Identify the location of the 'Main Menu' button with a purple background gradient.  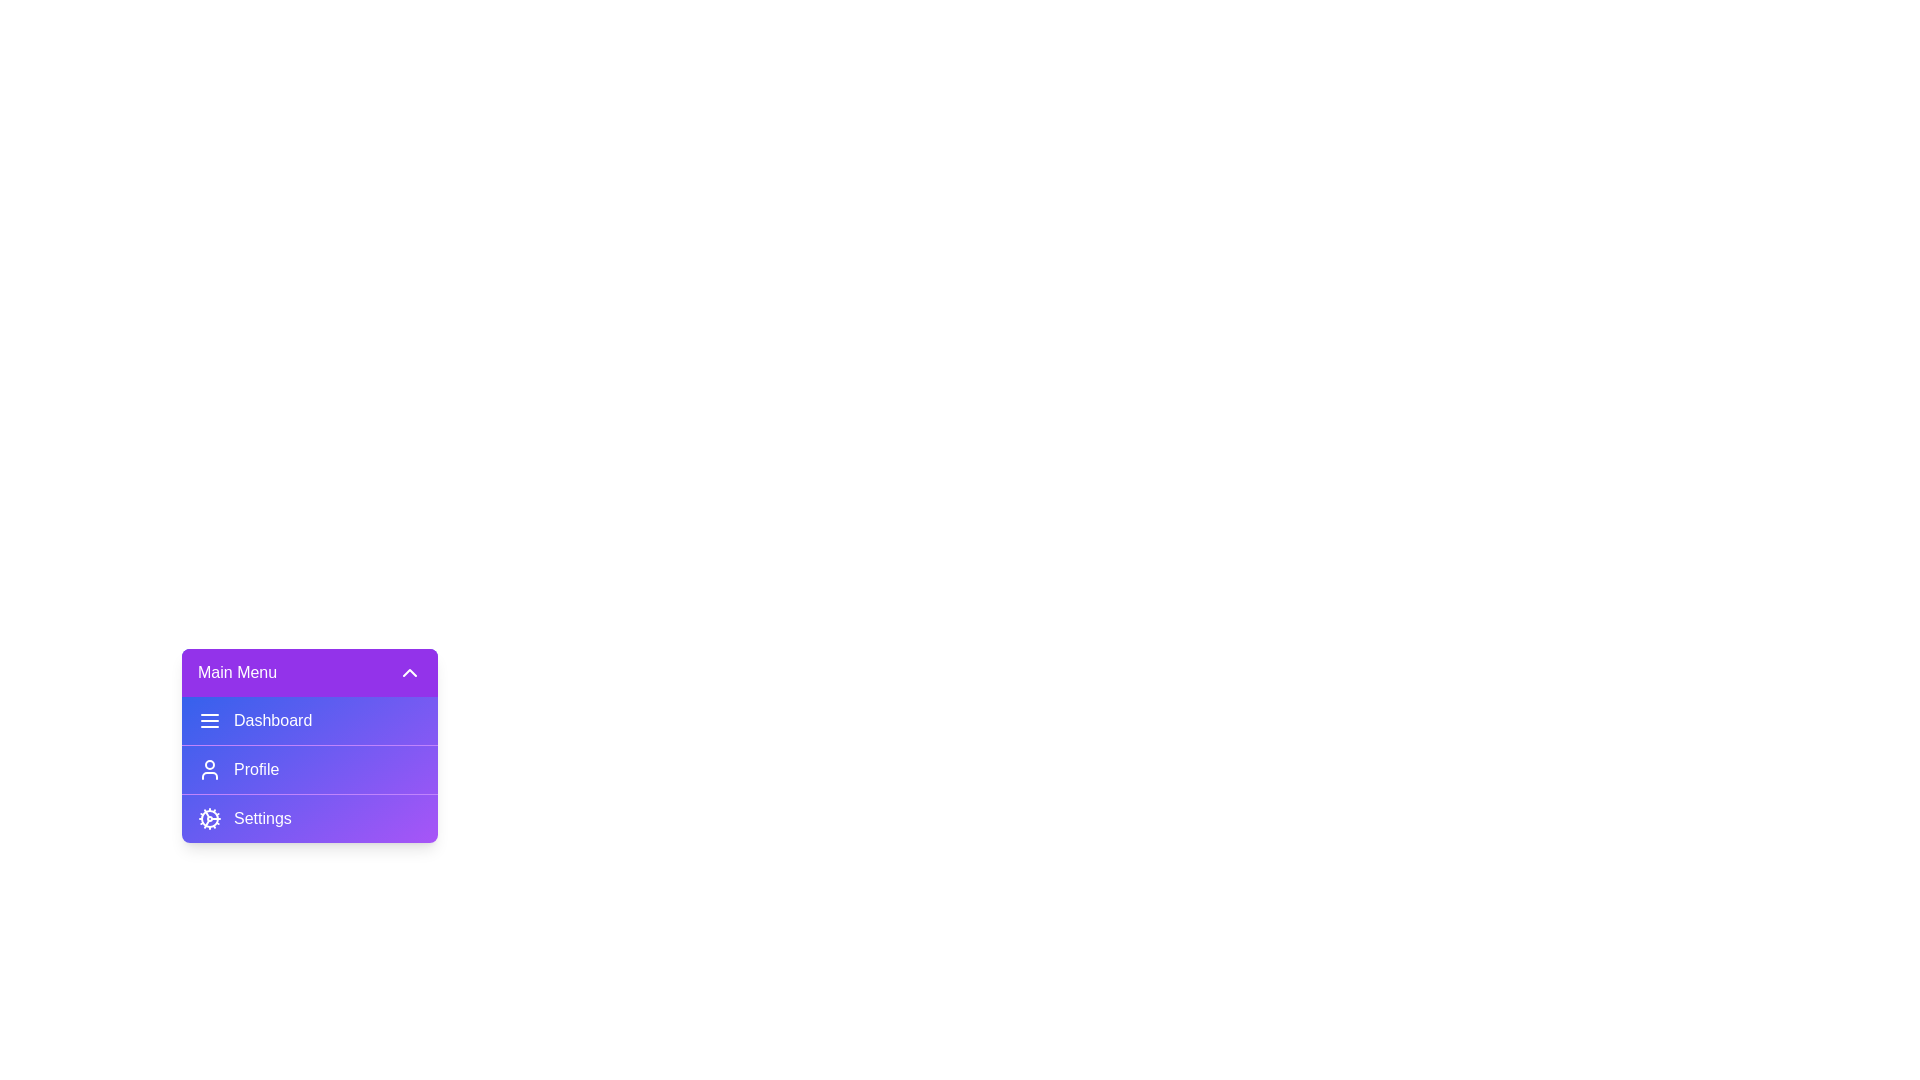
(309, 672).